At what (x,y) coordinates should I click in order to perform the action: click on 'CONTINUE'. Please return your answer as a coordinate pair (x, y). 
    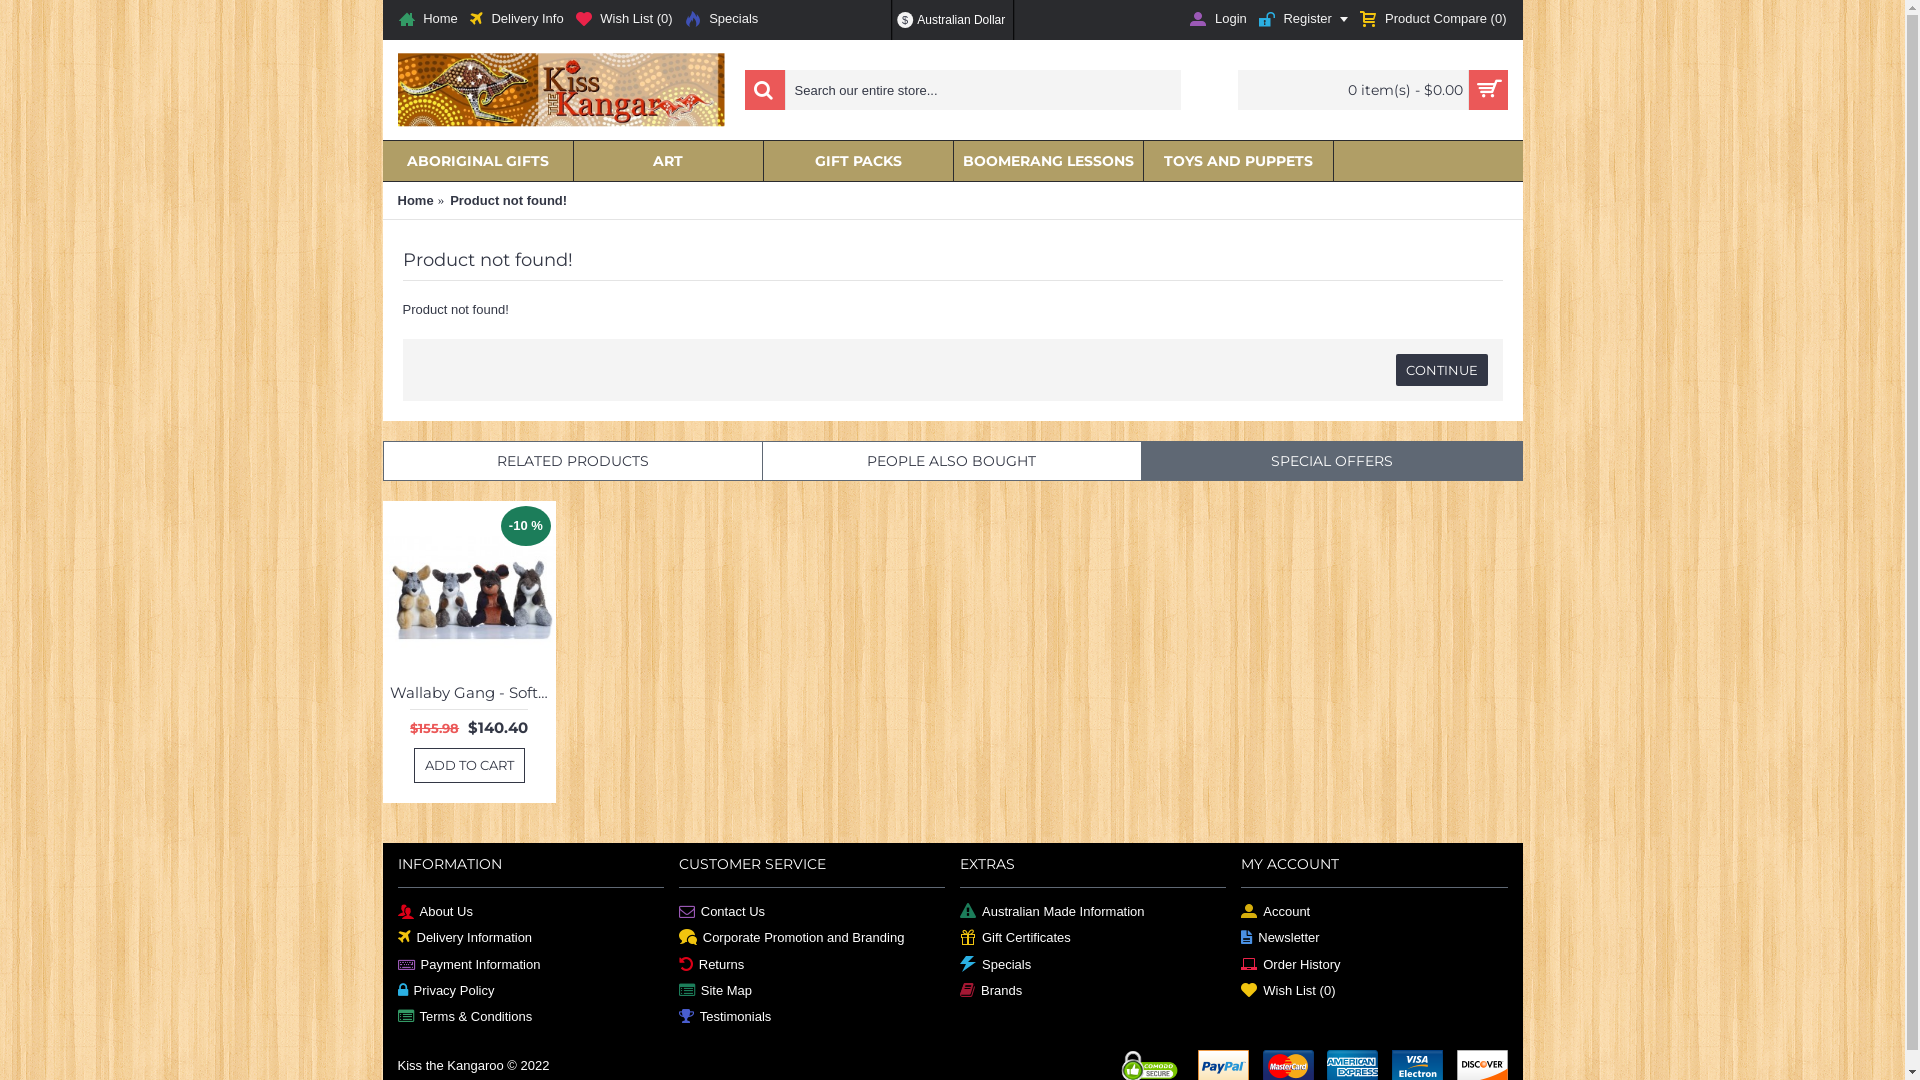
    Looking at the image, I should click on (1441, 370).